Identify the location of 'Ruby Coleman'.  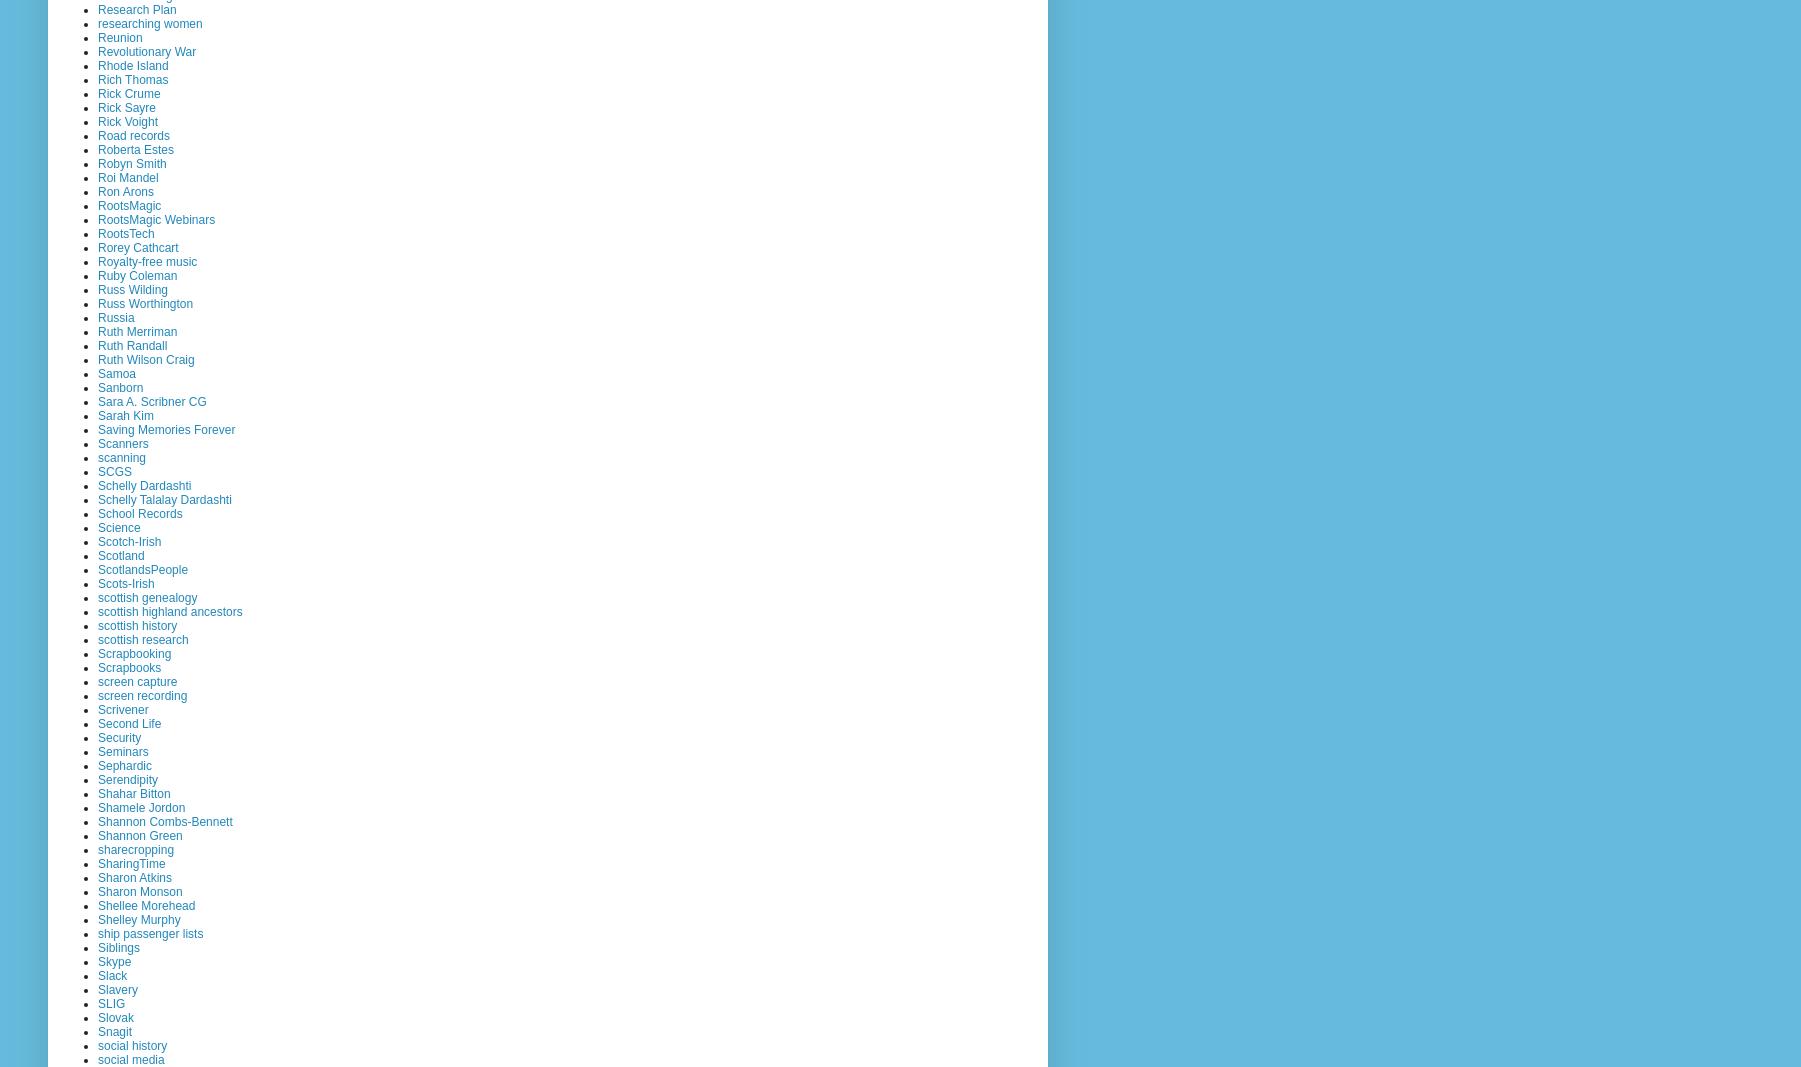
(137, 274).